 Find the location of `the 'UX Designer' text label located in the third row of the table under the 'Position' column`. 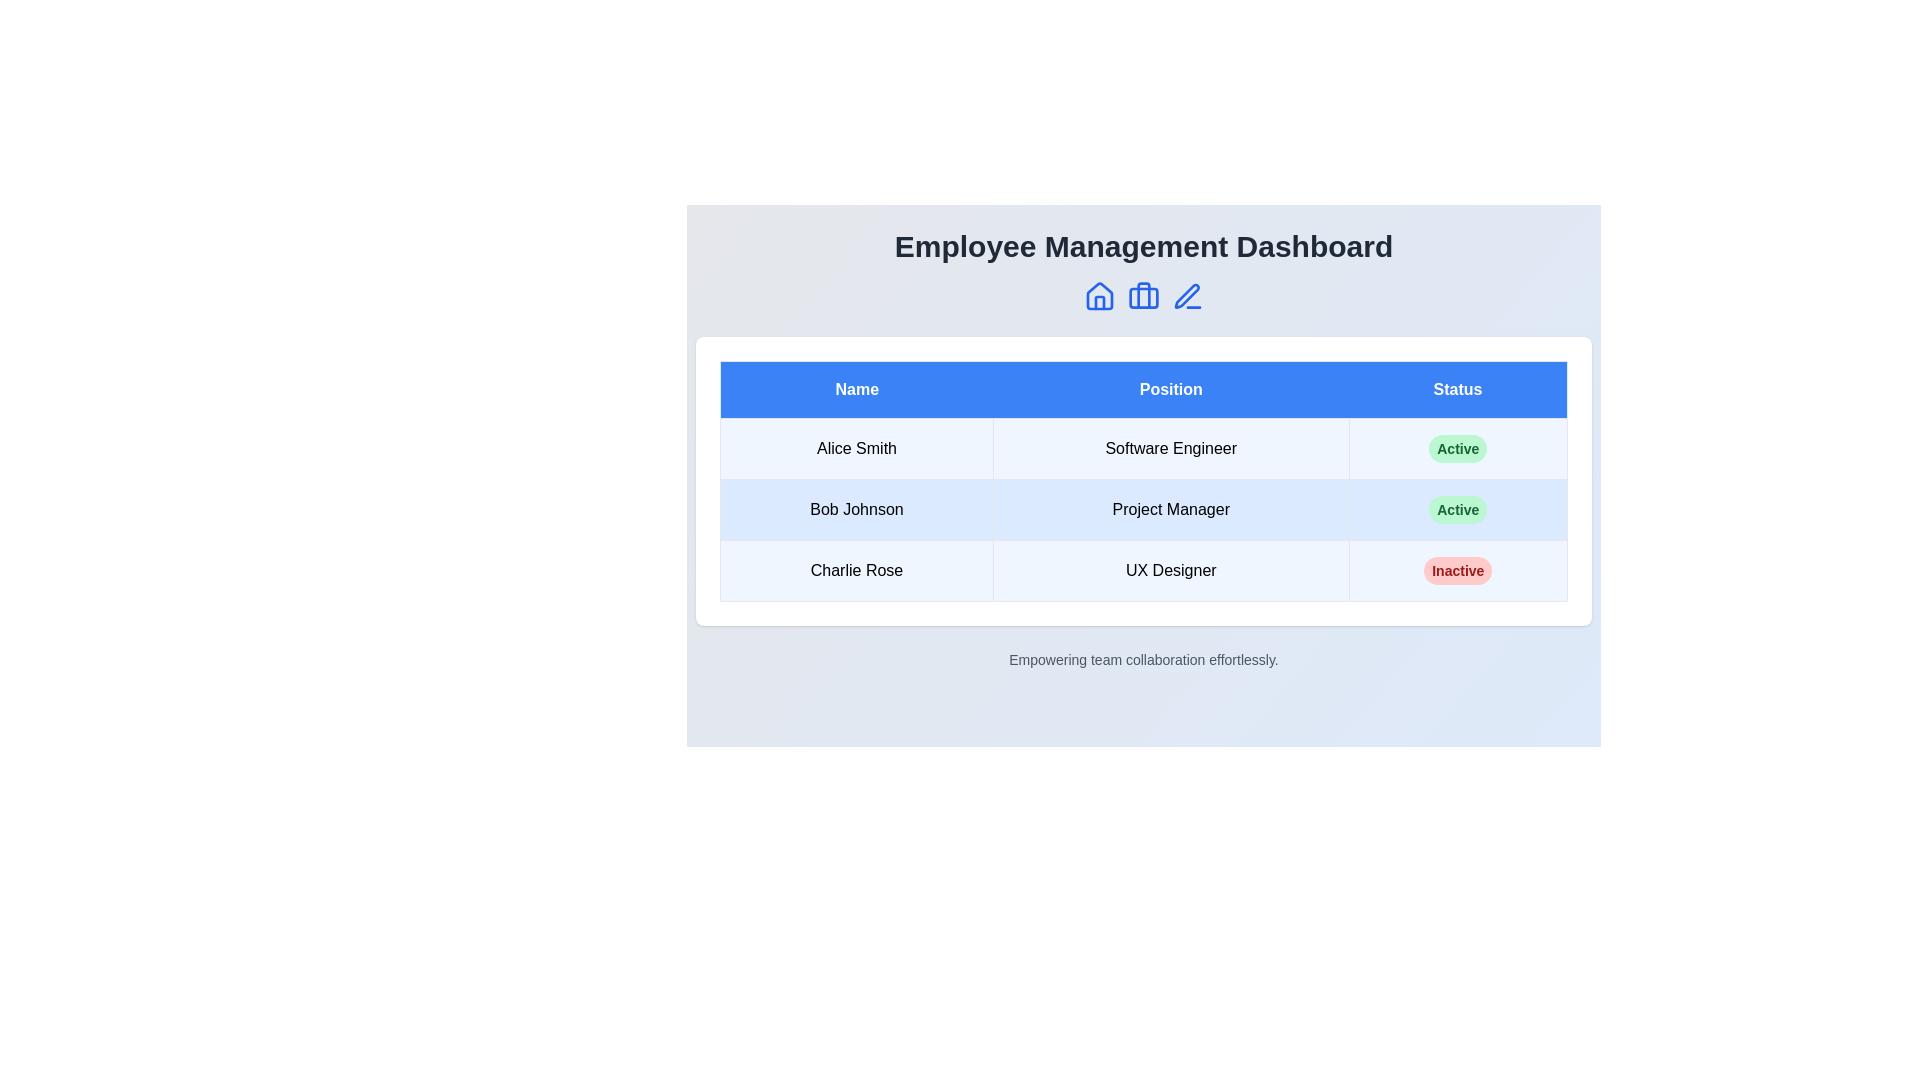

the 'UX Designer' text label located in the third row of the table under the 'Position' column is located at coordinates (1171, 570).